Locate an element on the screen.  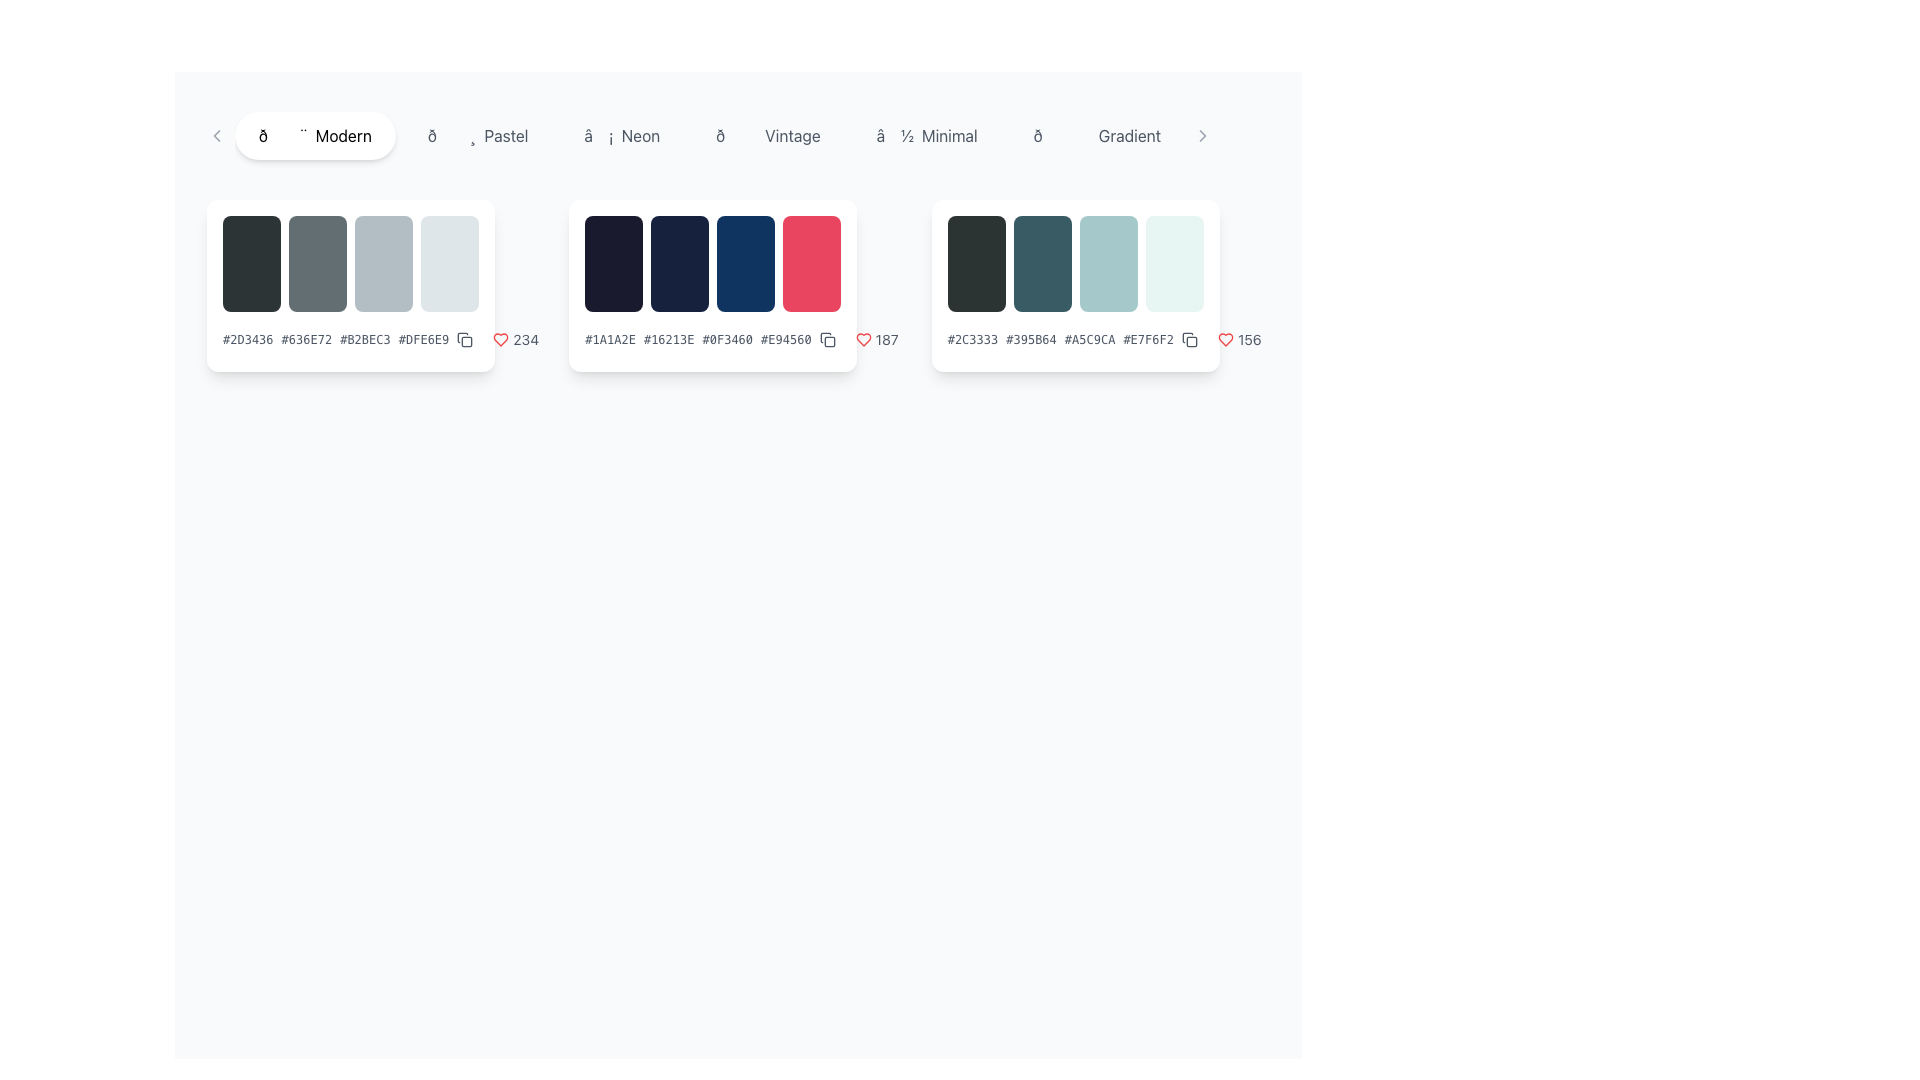
the leftward-facing chevron arrow icon button, which is styled in gray and located immediately to the left of the 'Modern' category label in the horizontal category navigation bar is located at coordinates (216, 135).